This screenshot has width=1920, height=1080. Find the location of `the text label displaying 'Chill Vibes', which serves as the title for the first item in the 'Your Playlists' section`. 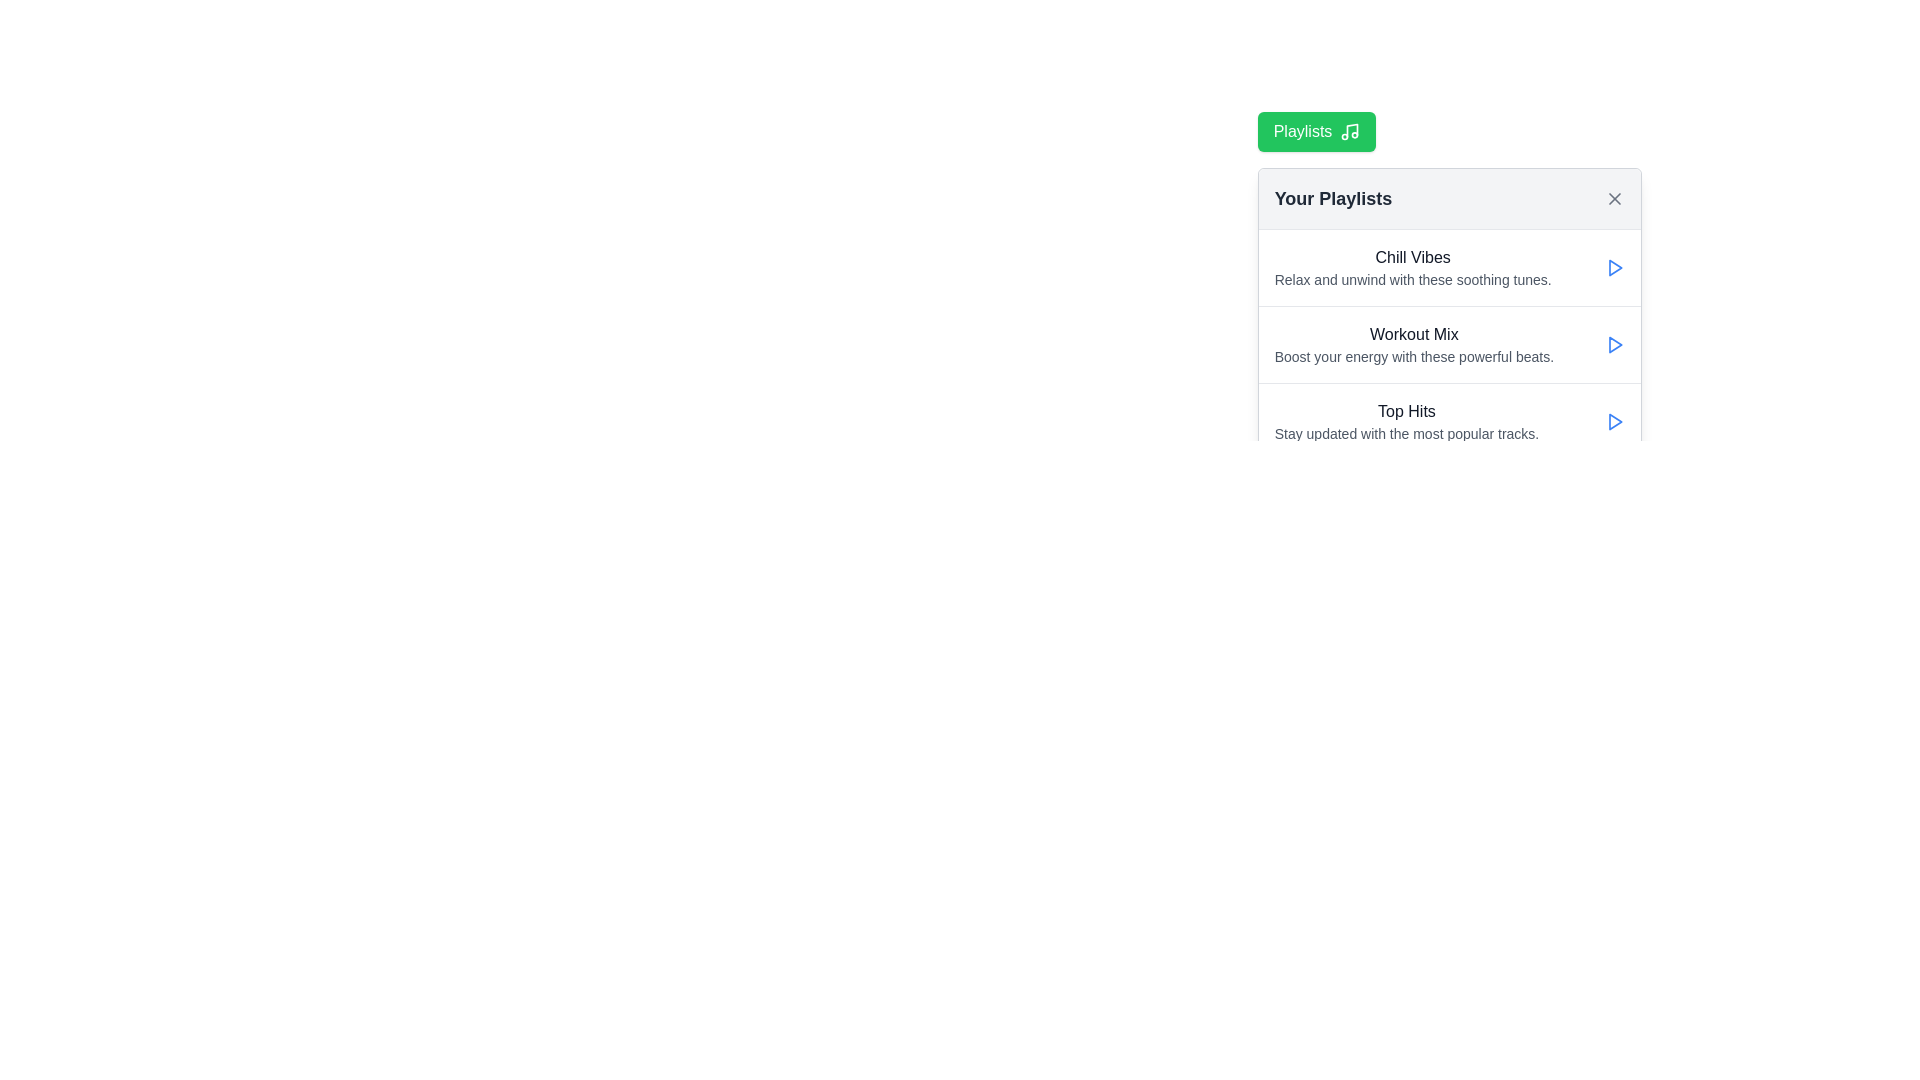

the text label displaying 'Chill Vibes', which serves as the title for the first item in the 'Your Playlists' section is located at coordinates (1412, 257).